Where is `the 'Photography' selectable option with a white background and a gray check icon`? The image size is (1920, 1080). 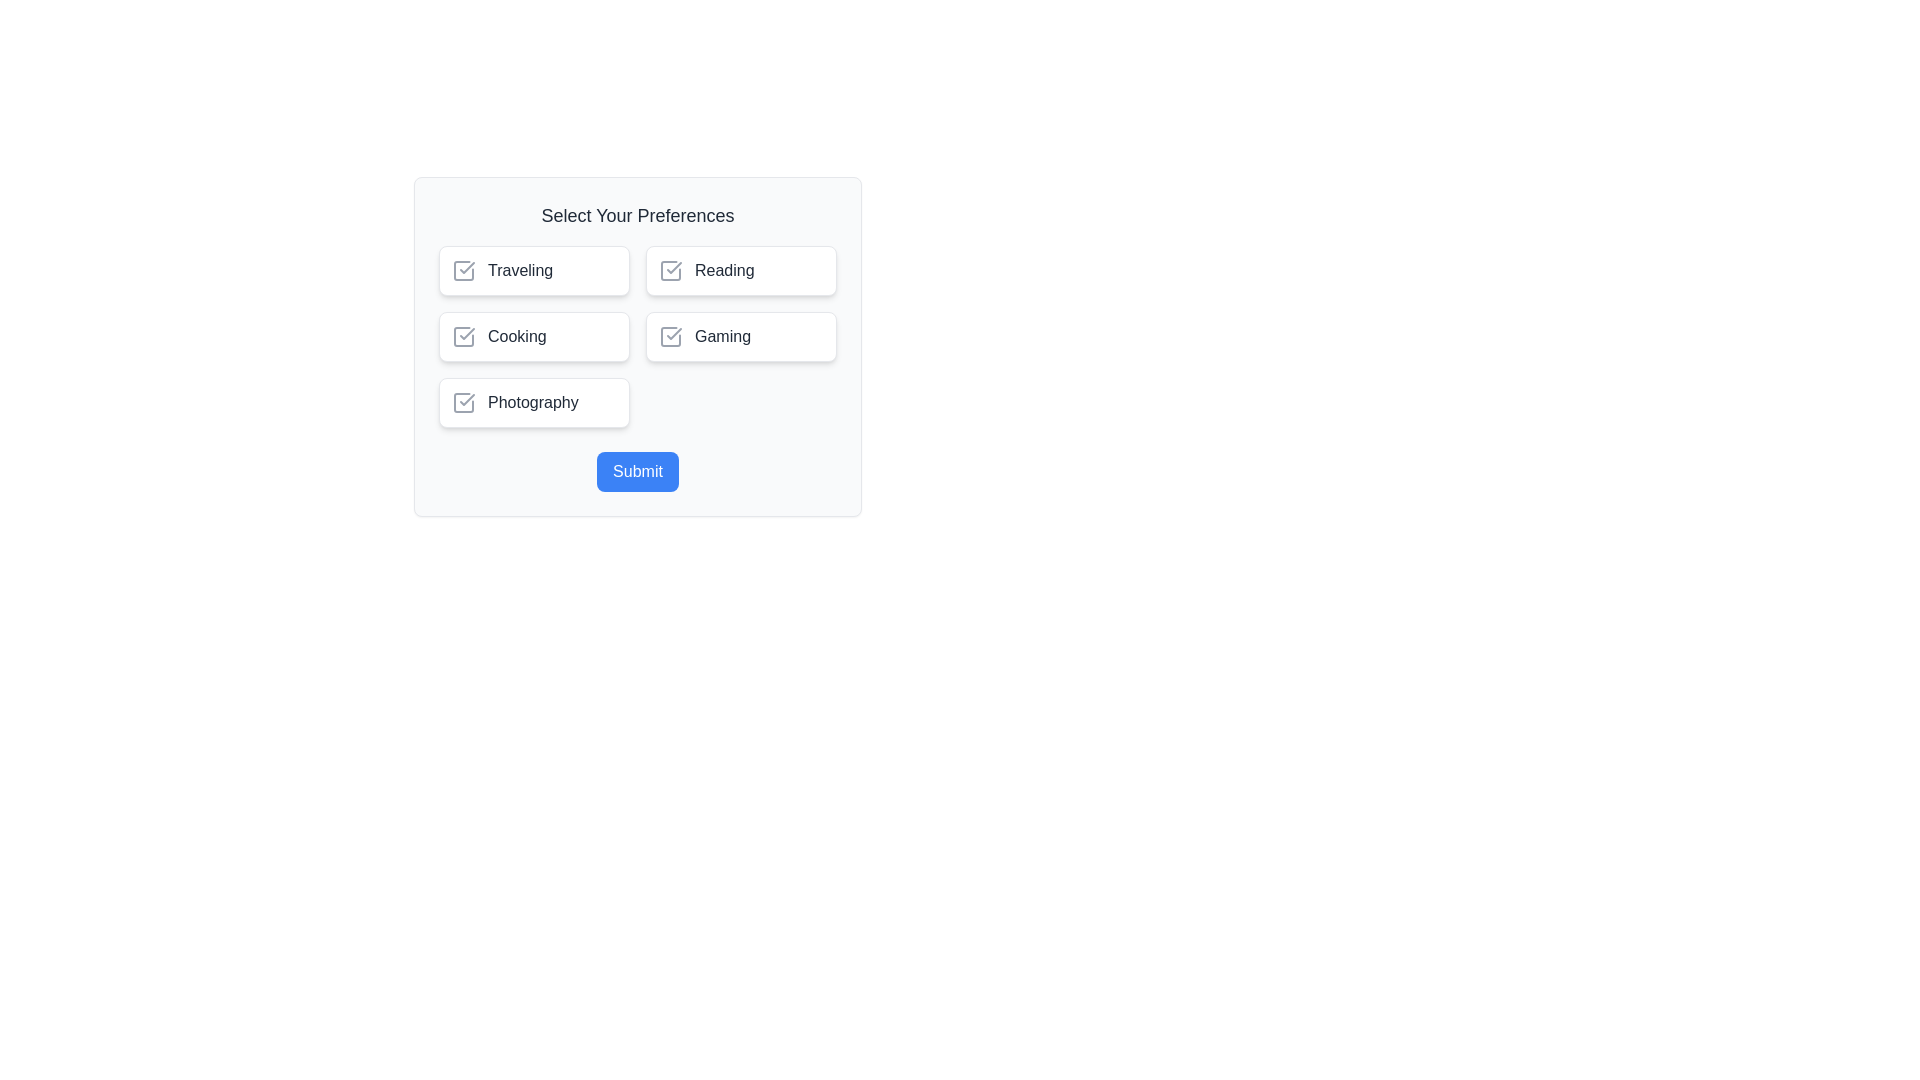 the 'Photography' selectable option with a white background and a gray check icon is located at coordinates (534, 402).